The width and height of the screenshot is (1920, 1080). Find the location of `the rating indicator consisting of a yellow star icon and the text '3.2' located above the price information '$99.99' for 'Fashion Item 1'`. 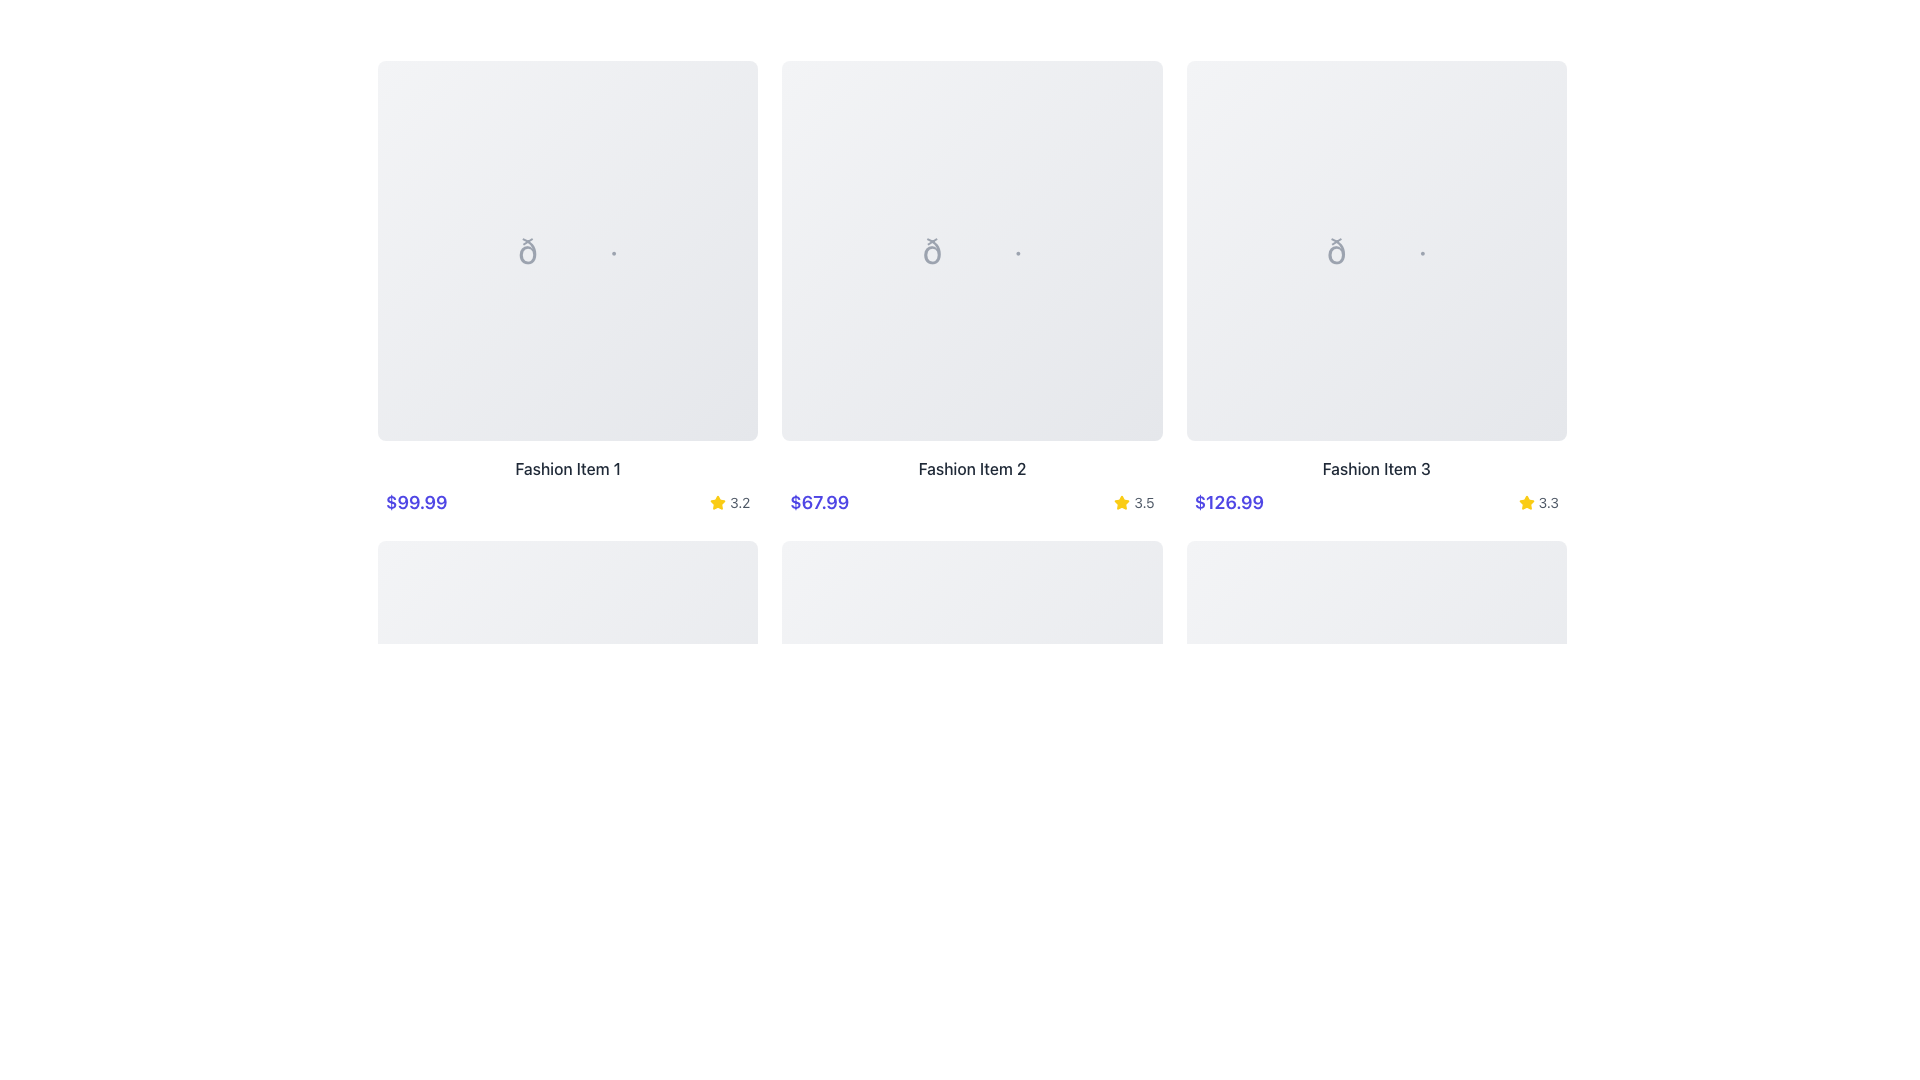

the rating indicator consisting of a yellow star icon and the text '3.2' located above the price information '$99.99' for 'Fashion Item 1' is located at coordinates (729, 502).